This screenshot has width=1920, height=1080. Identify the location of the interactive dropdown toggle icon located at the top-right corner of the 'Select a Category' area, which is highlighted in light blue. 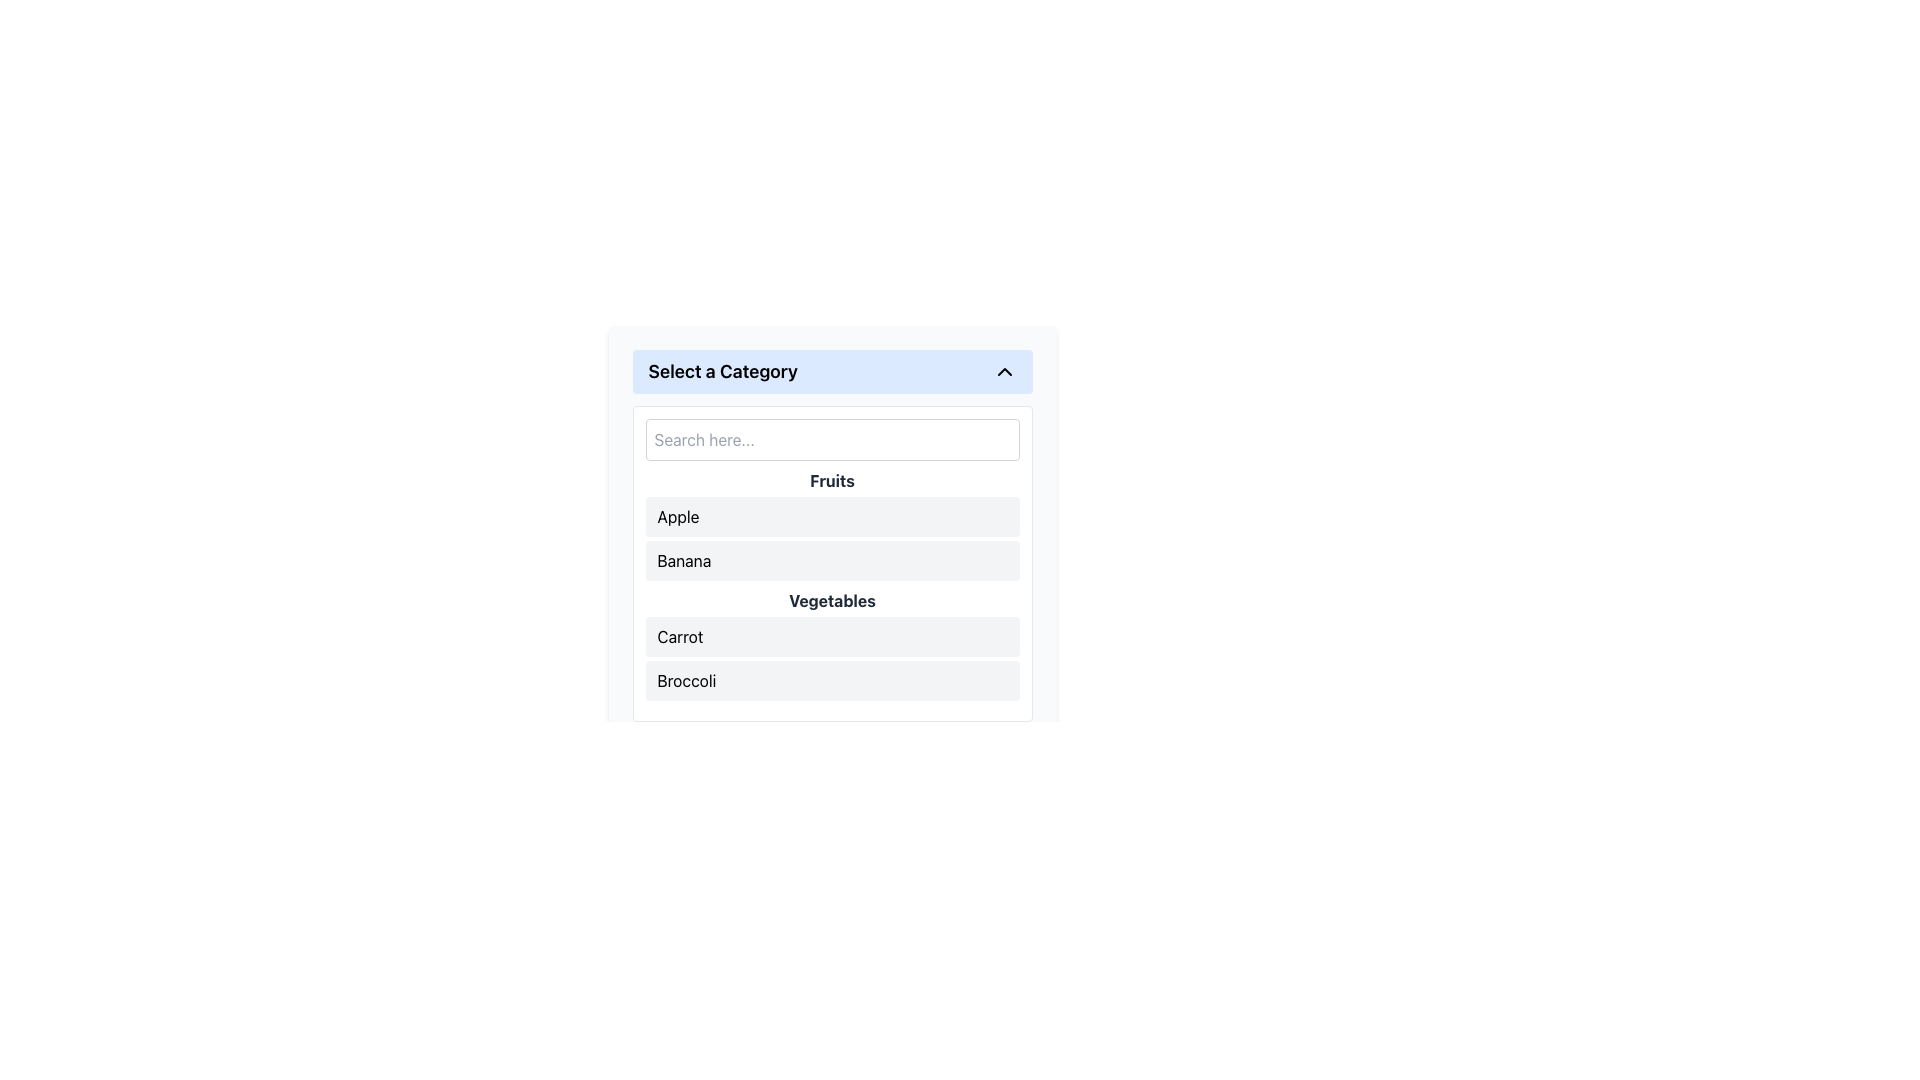
(1004, 371).